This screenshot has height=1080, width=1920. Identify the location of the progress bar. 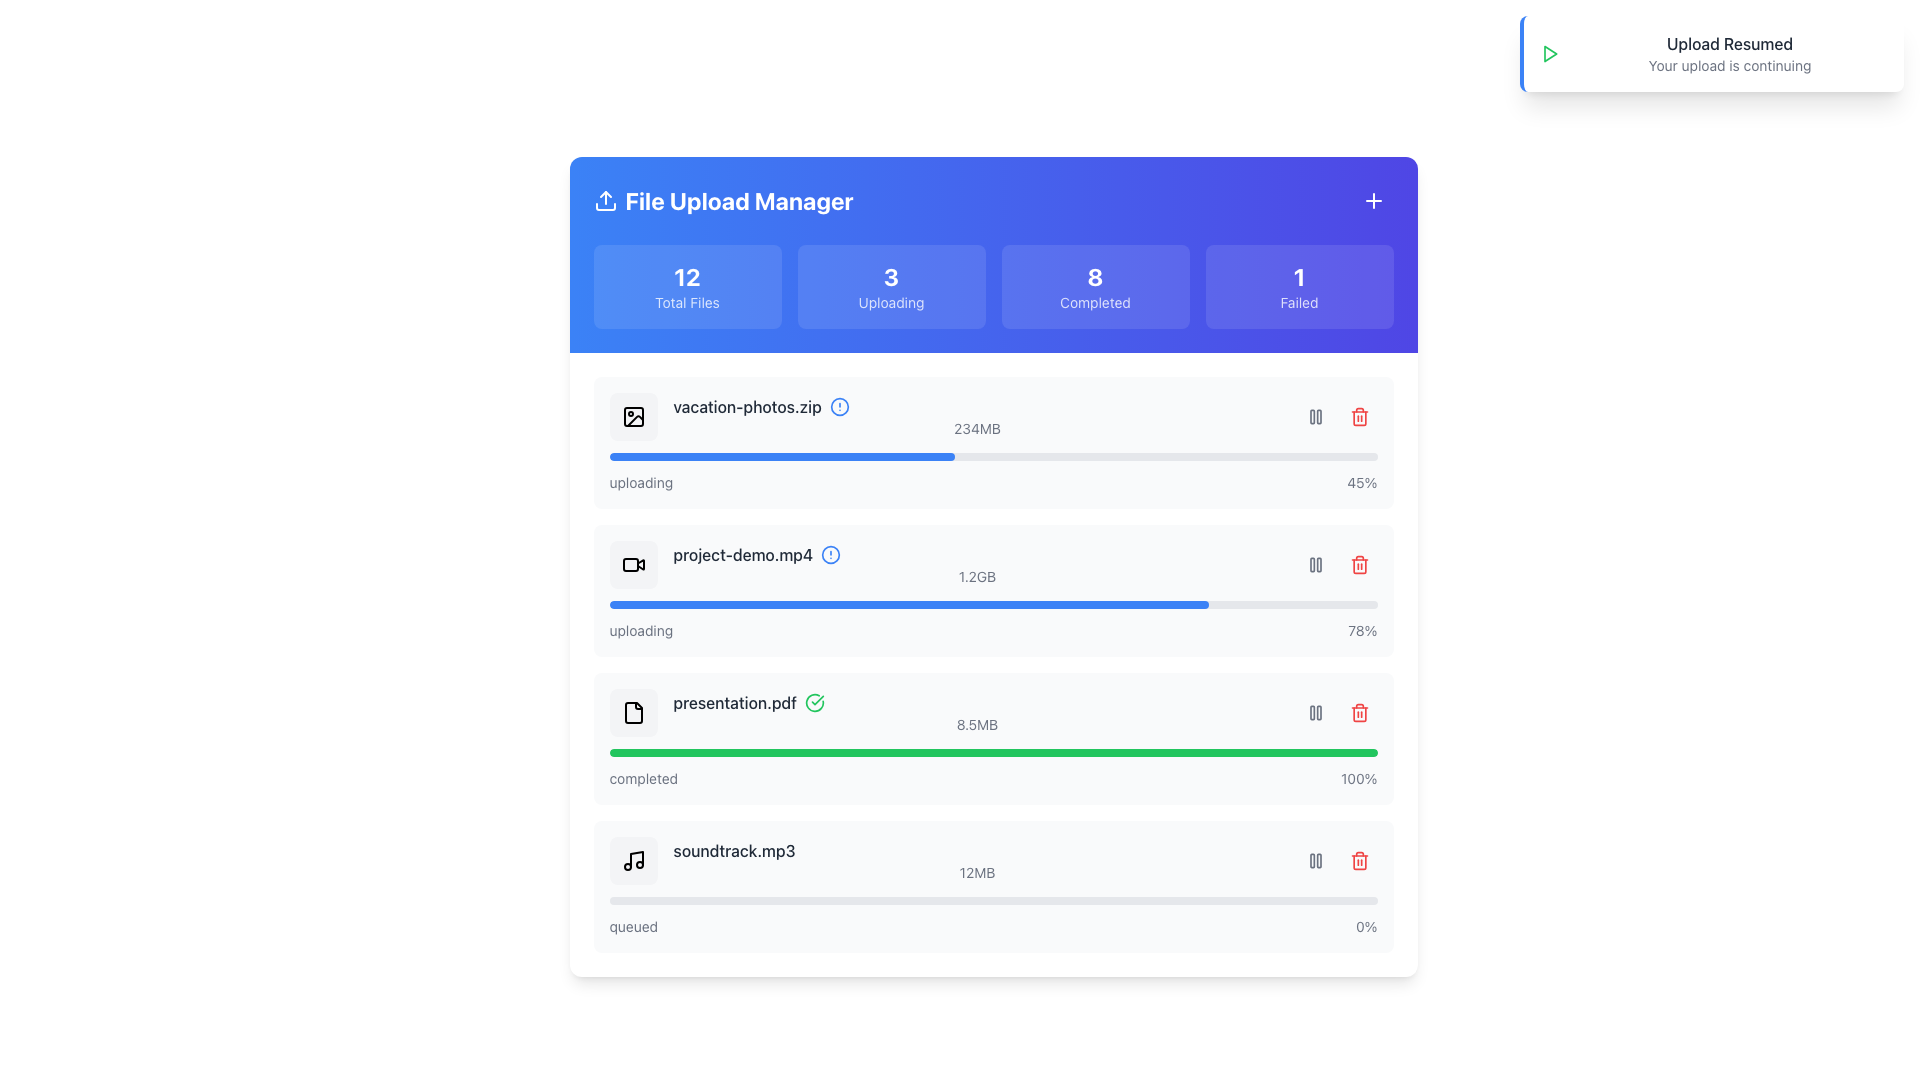
(720, 456).